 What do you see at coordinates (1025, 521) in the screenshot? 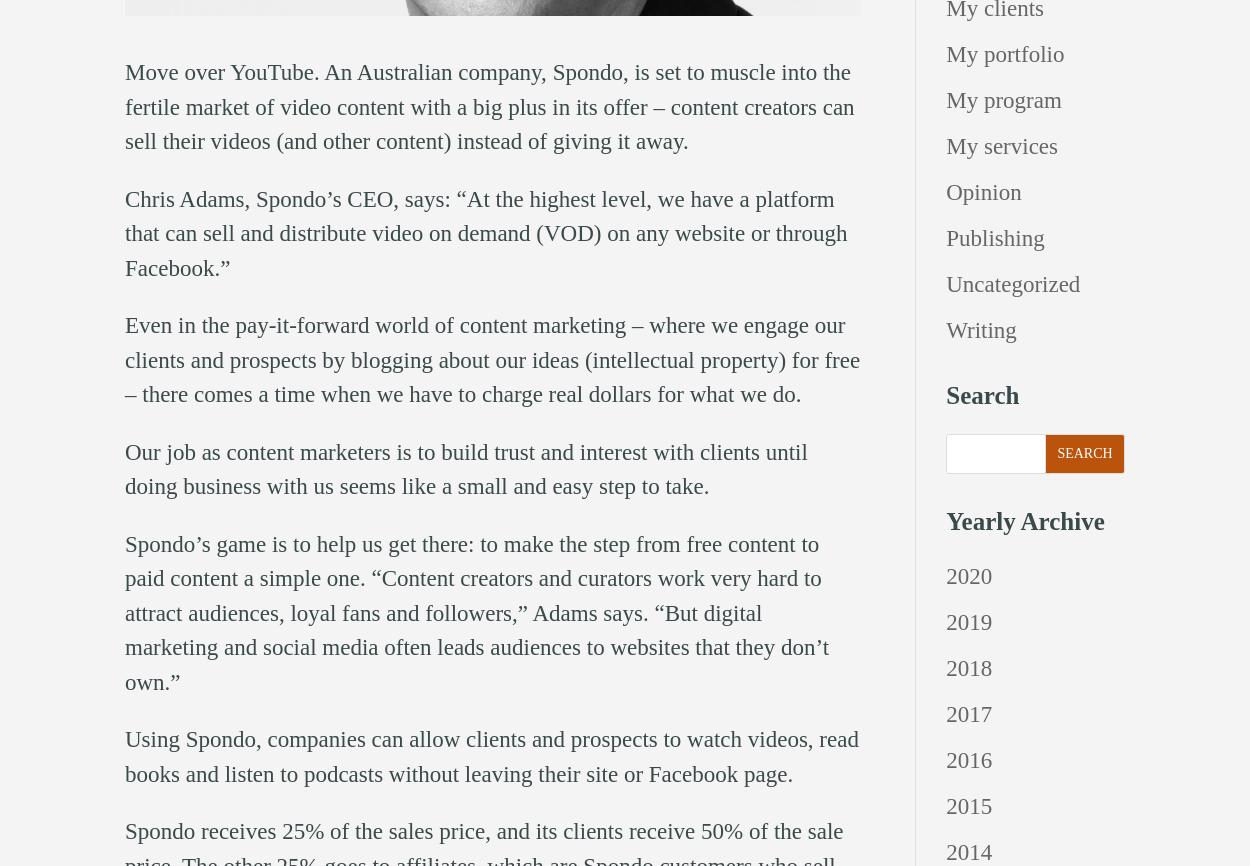
I see `'Yearly Archive'` at bounding box center [1025, 521].